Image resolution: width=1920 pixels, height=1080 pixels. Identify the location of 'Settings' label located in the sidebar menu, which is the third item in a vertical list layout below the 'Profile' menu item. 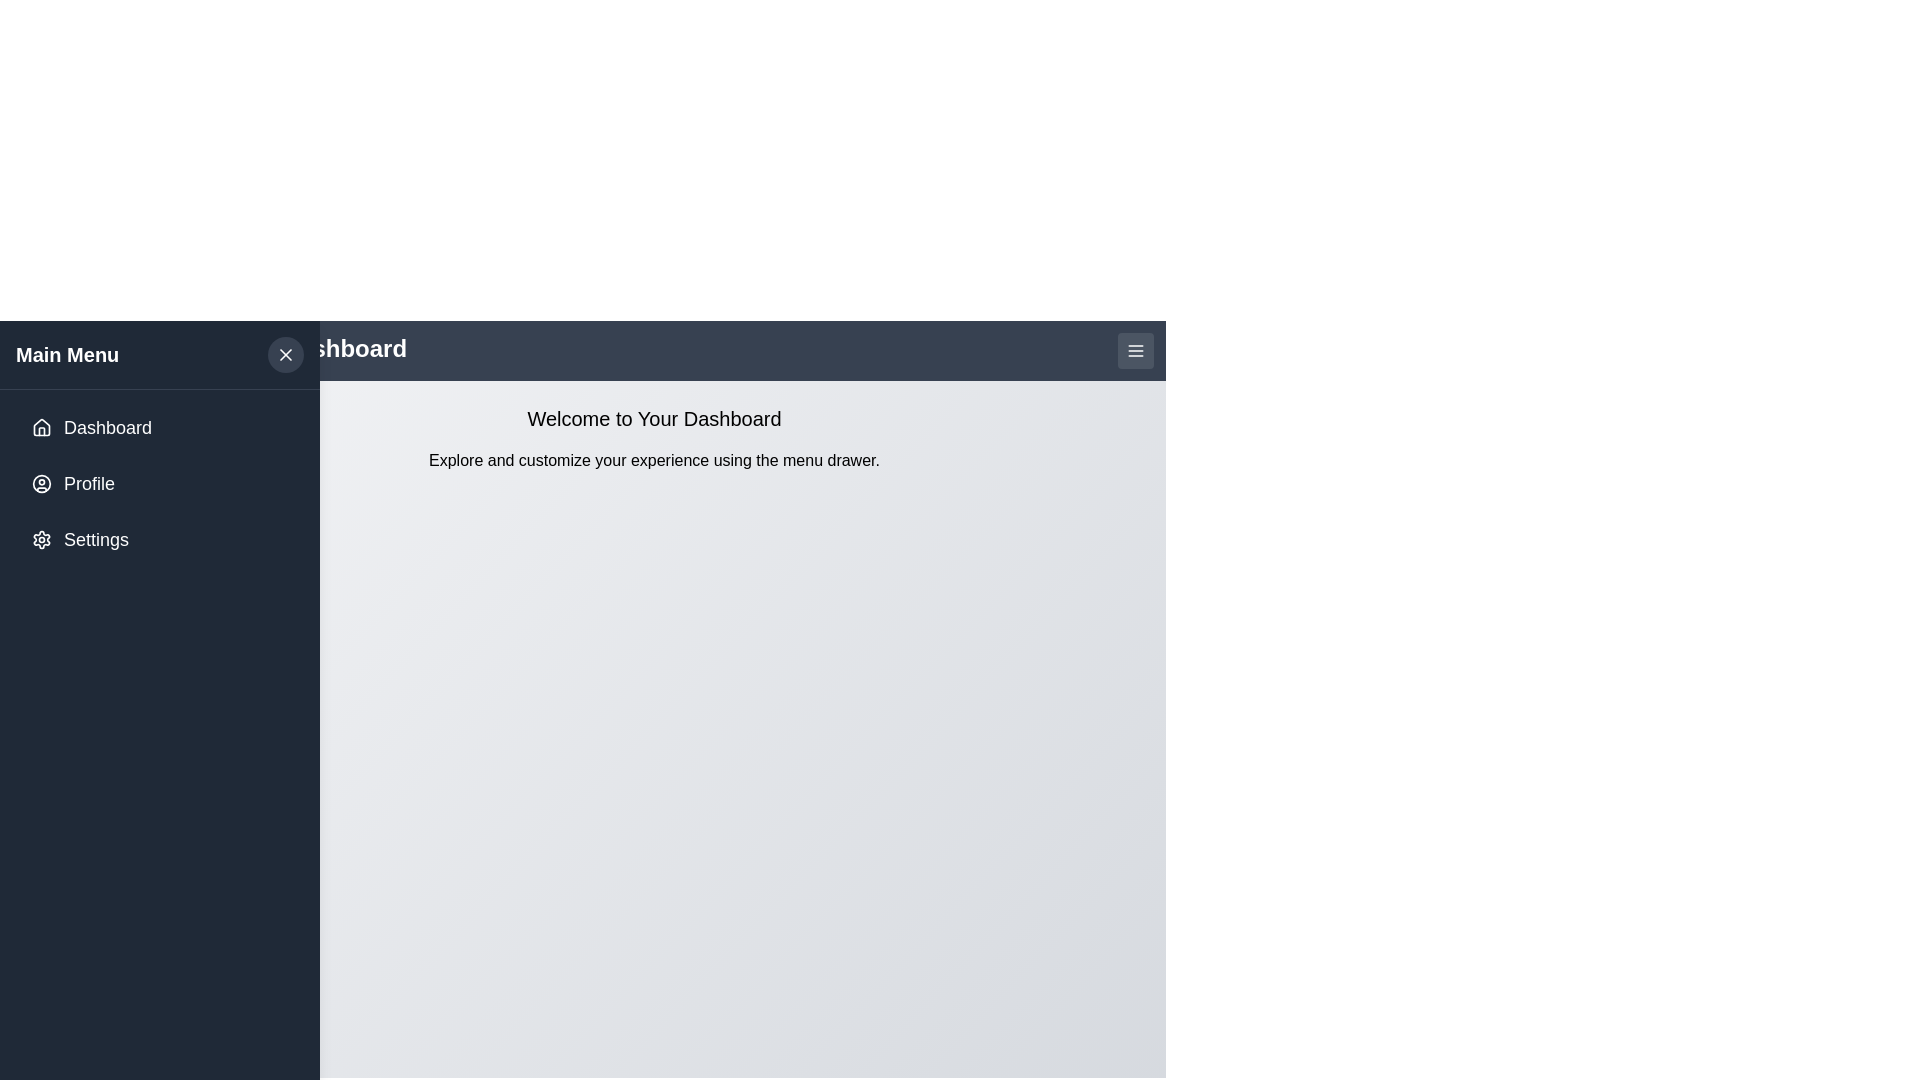
(95, 540).